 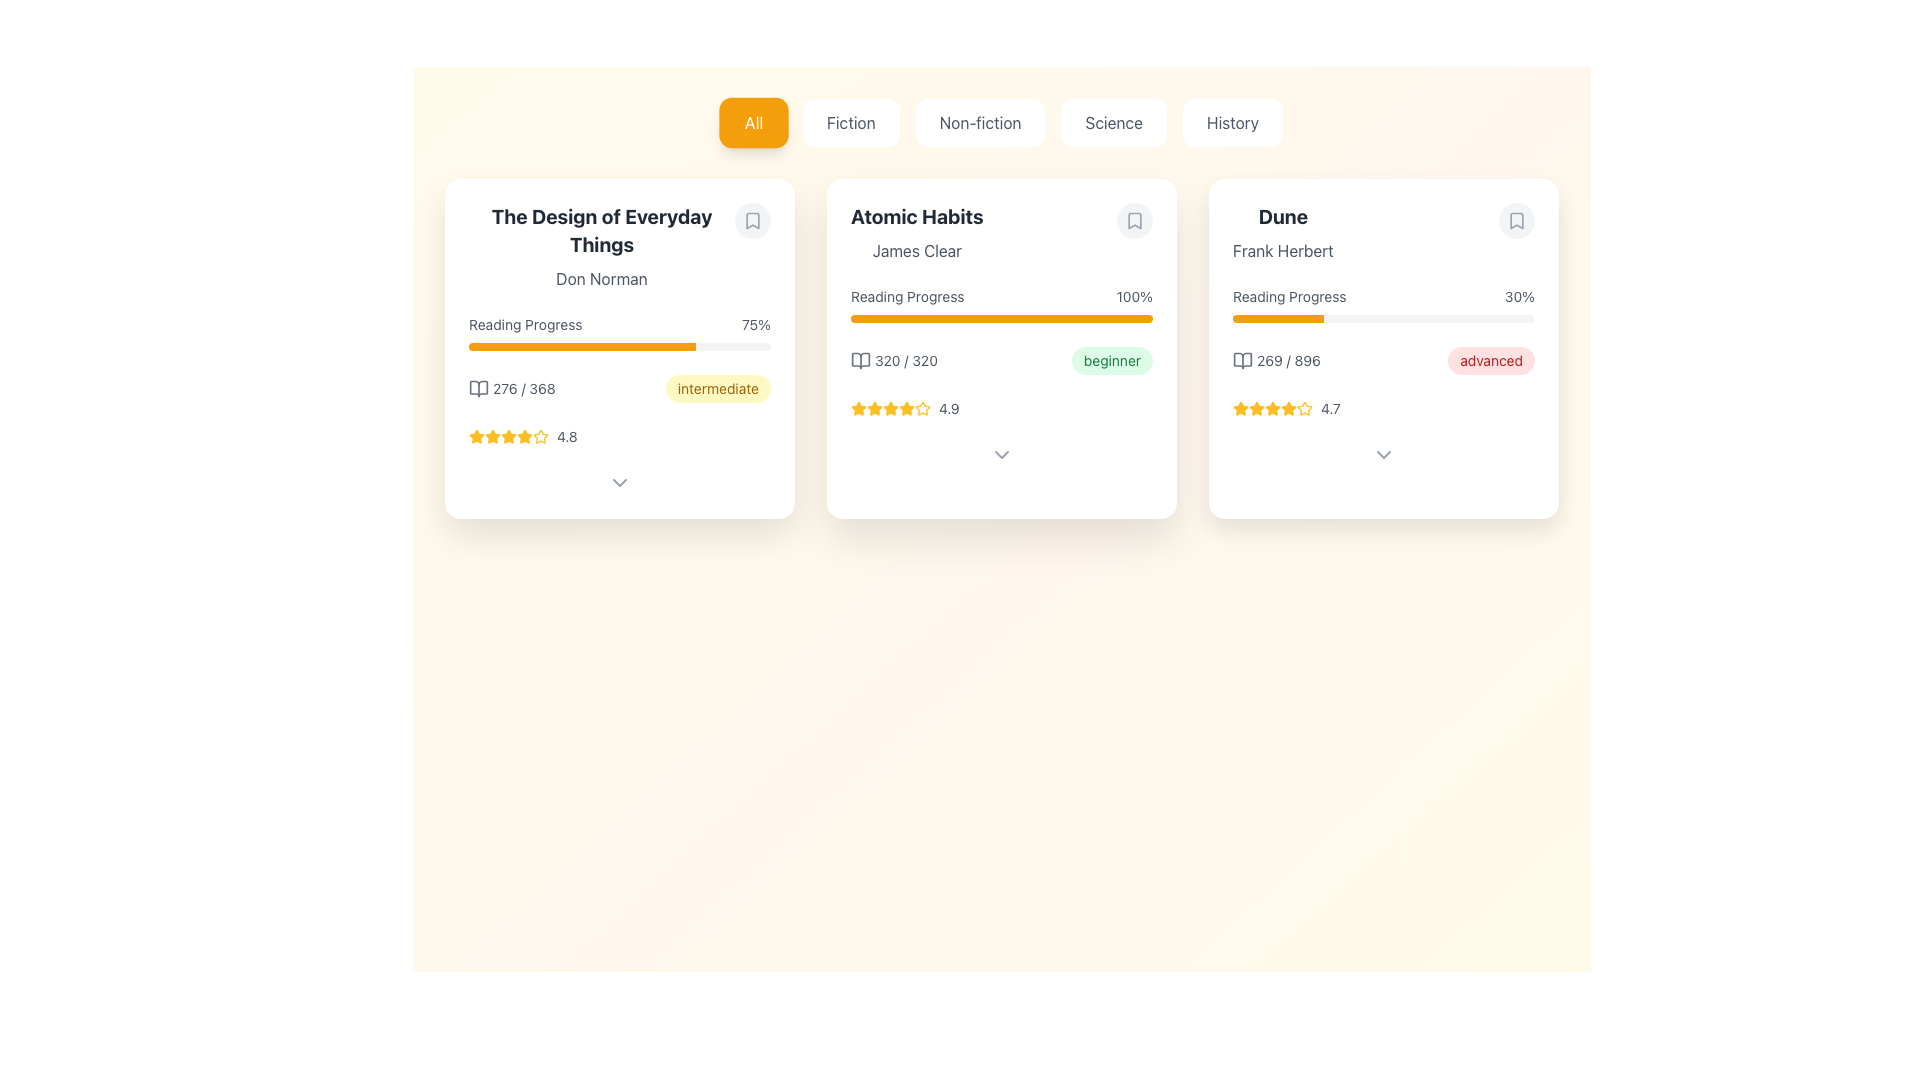 What do you see at coordinates (600, 245) in the screenshot?
I see `the title and author information display for the book 'The Design of Everyday Things', which is located in the top-left corner of the card layout` at bounding box center [600, 245].